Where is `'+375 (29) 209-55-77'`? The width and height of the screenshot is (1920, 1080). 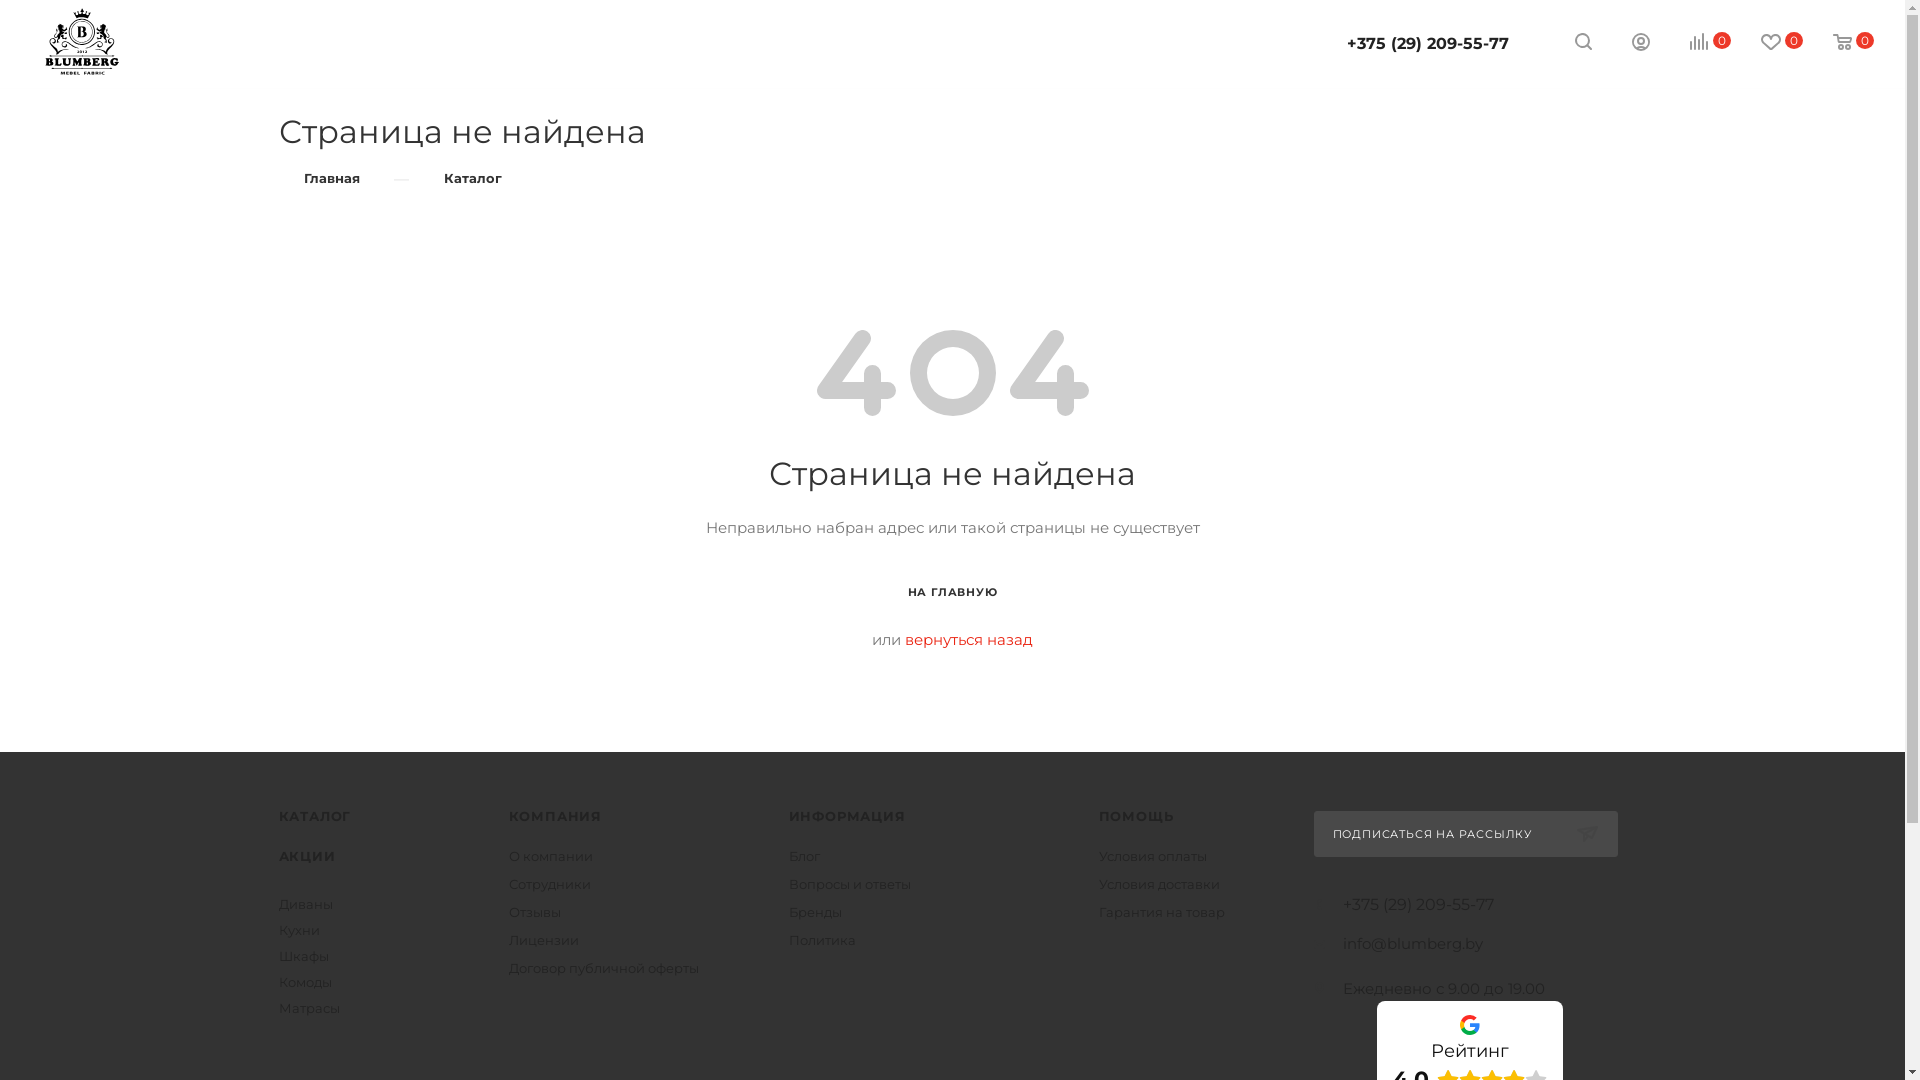 '+375 (29) 209-55-77' is located at coordinates (1416, 905).